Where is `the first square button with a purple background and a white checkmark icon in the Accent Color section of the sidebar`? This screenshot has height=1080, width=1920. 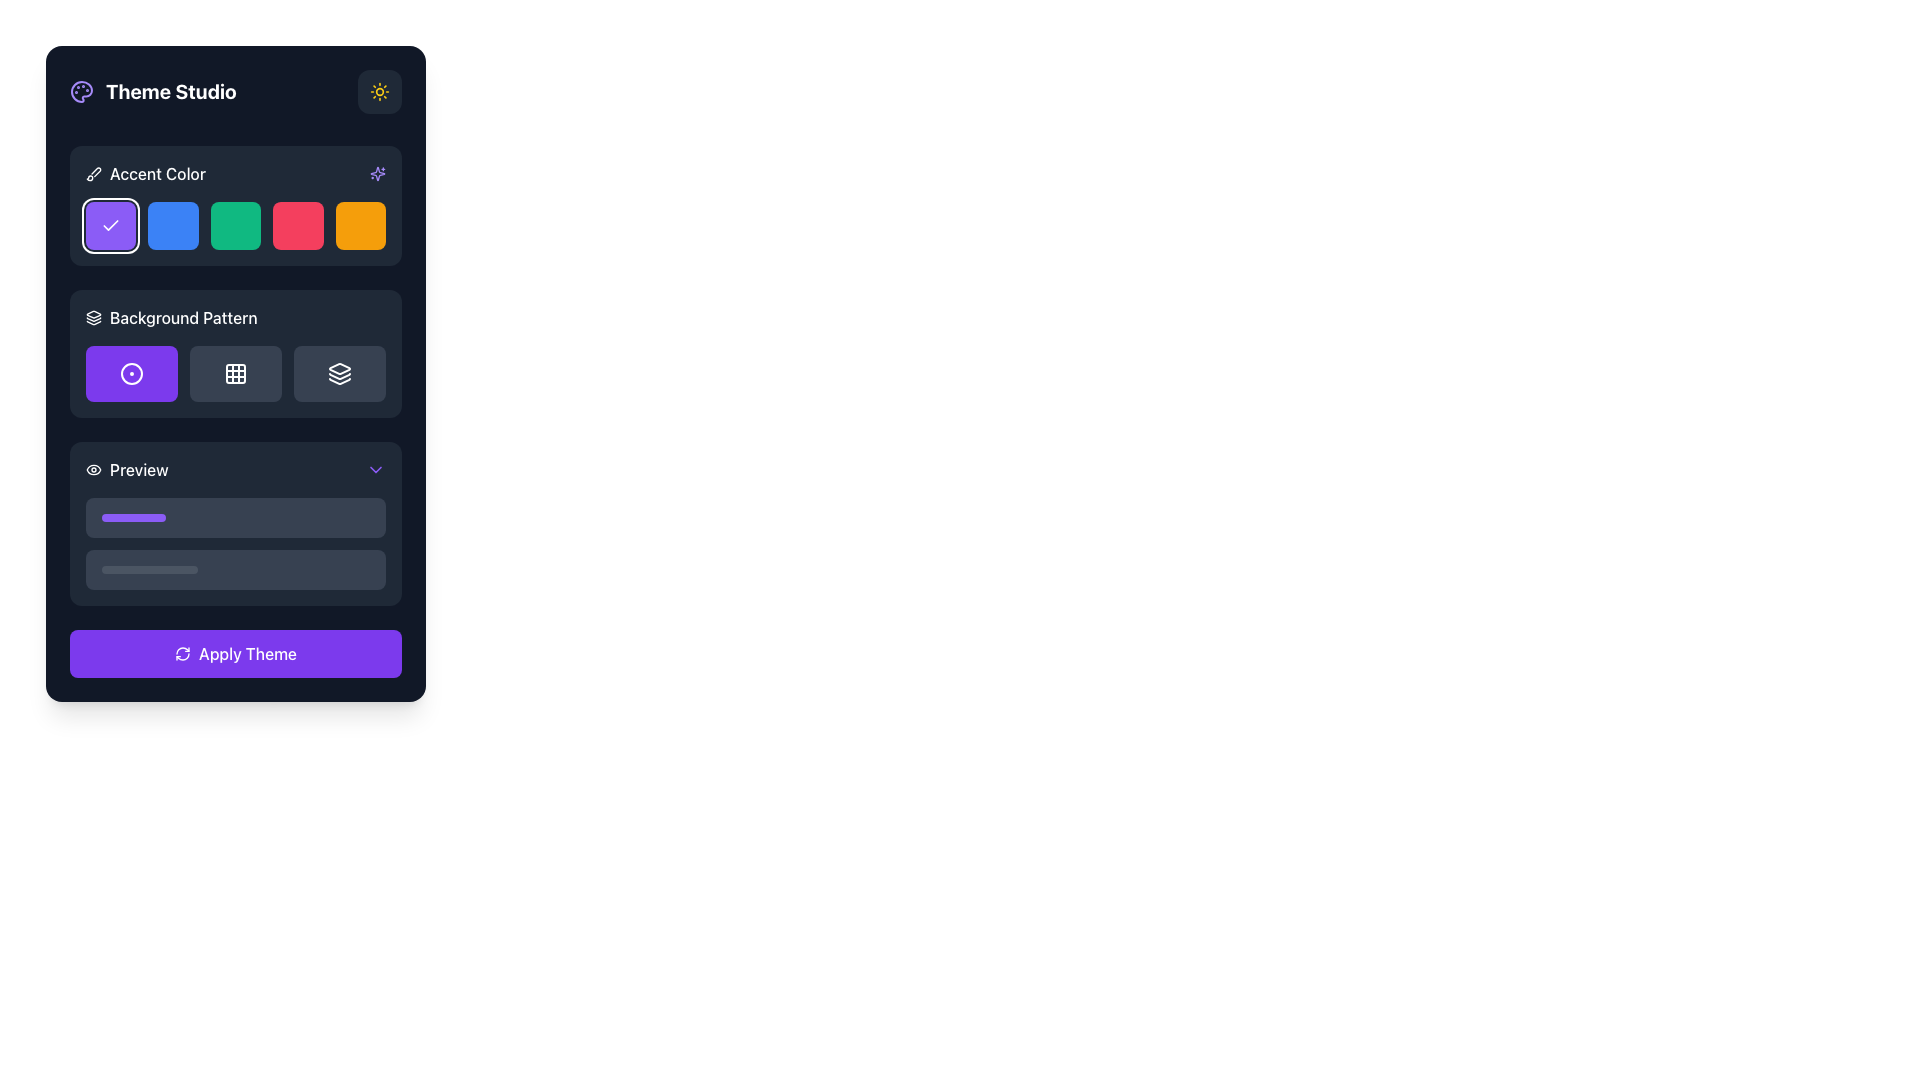 the first square button with a purple background and a white checkmark icon in the Accent Color section of the sidebar is located at coordinates (110, 225).